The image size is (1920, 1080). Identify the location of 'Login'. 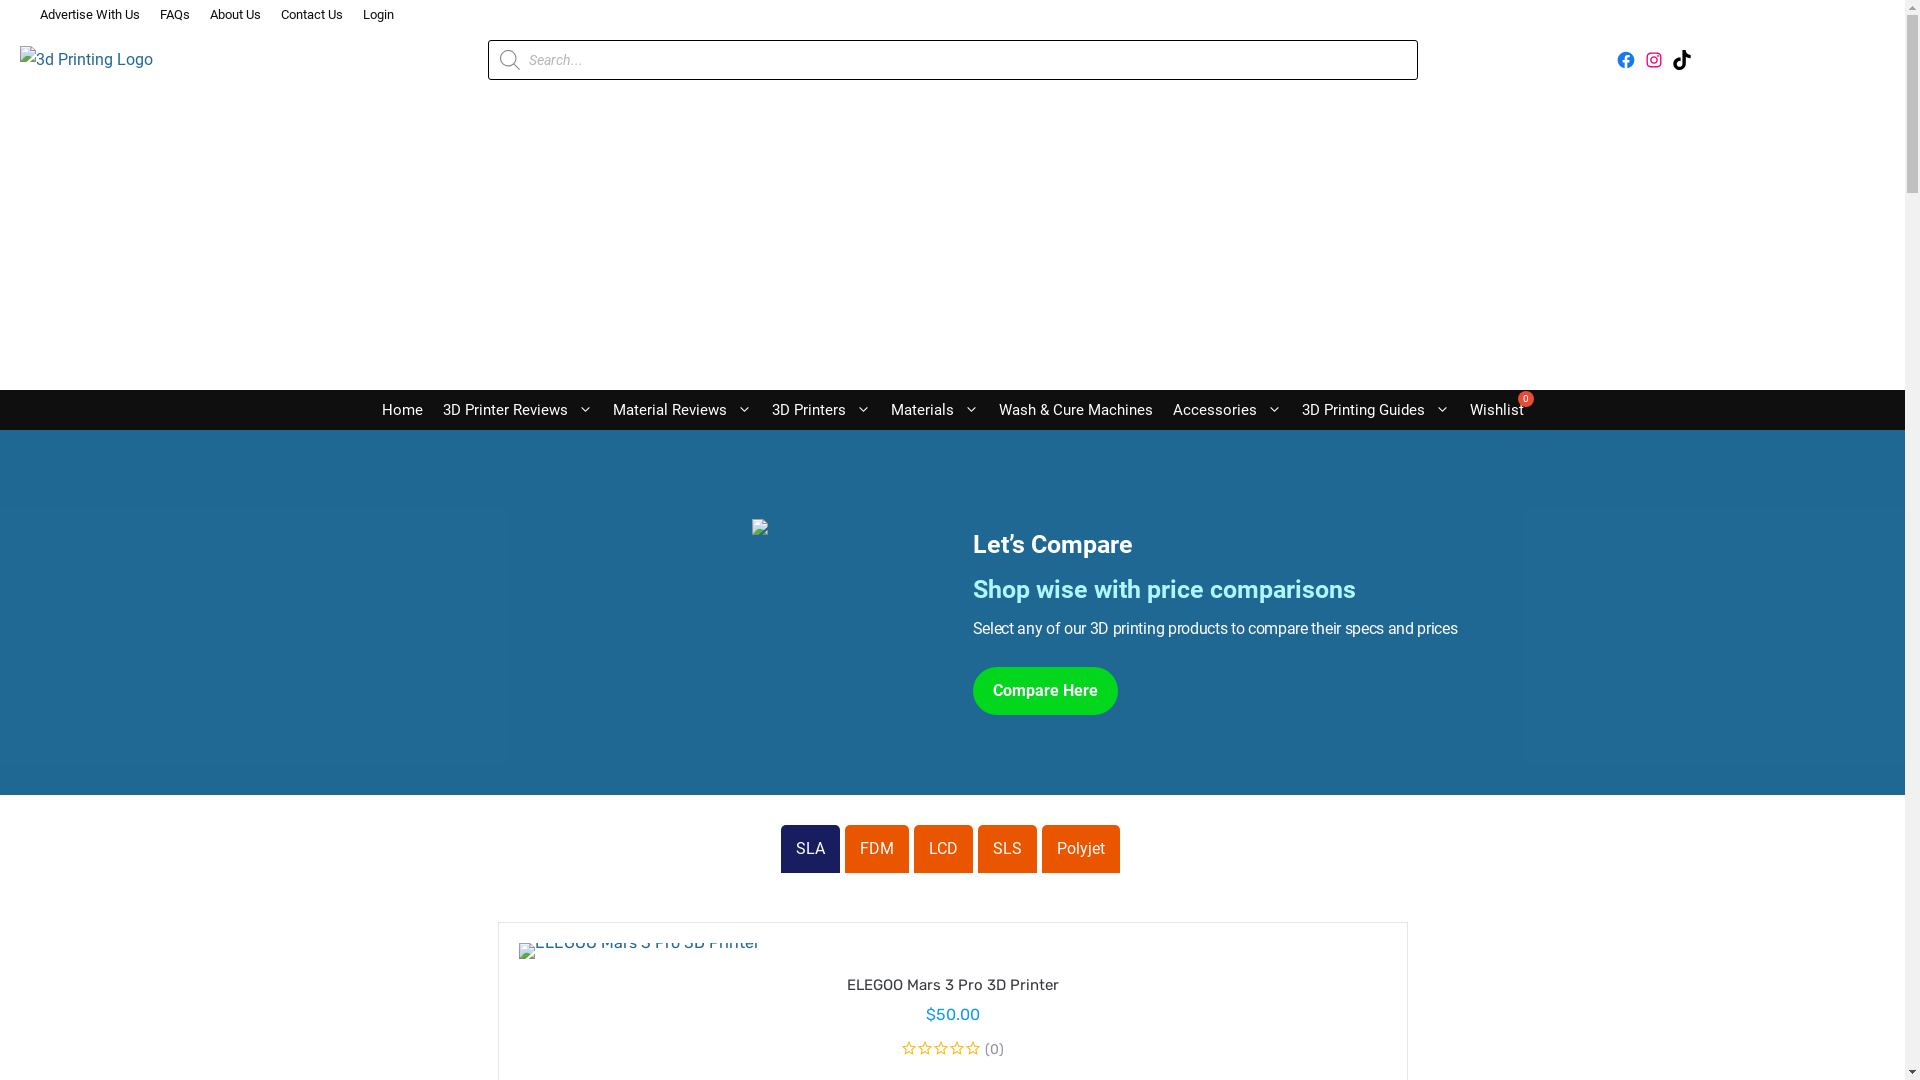
(378, 15).